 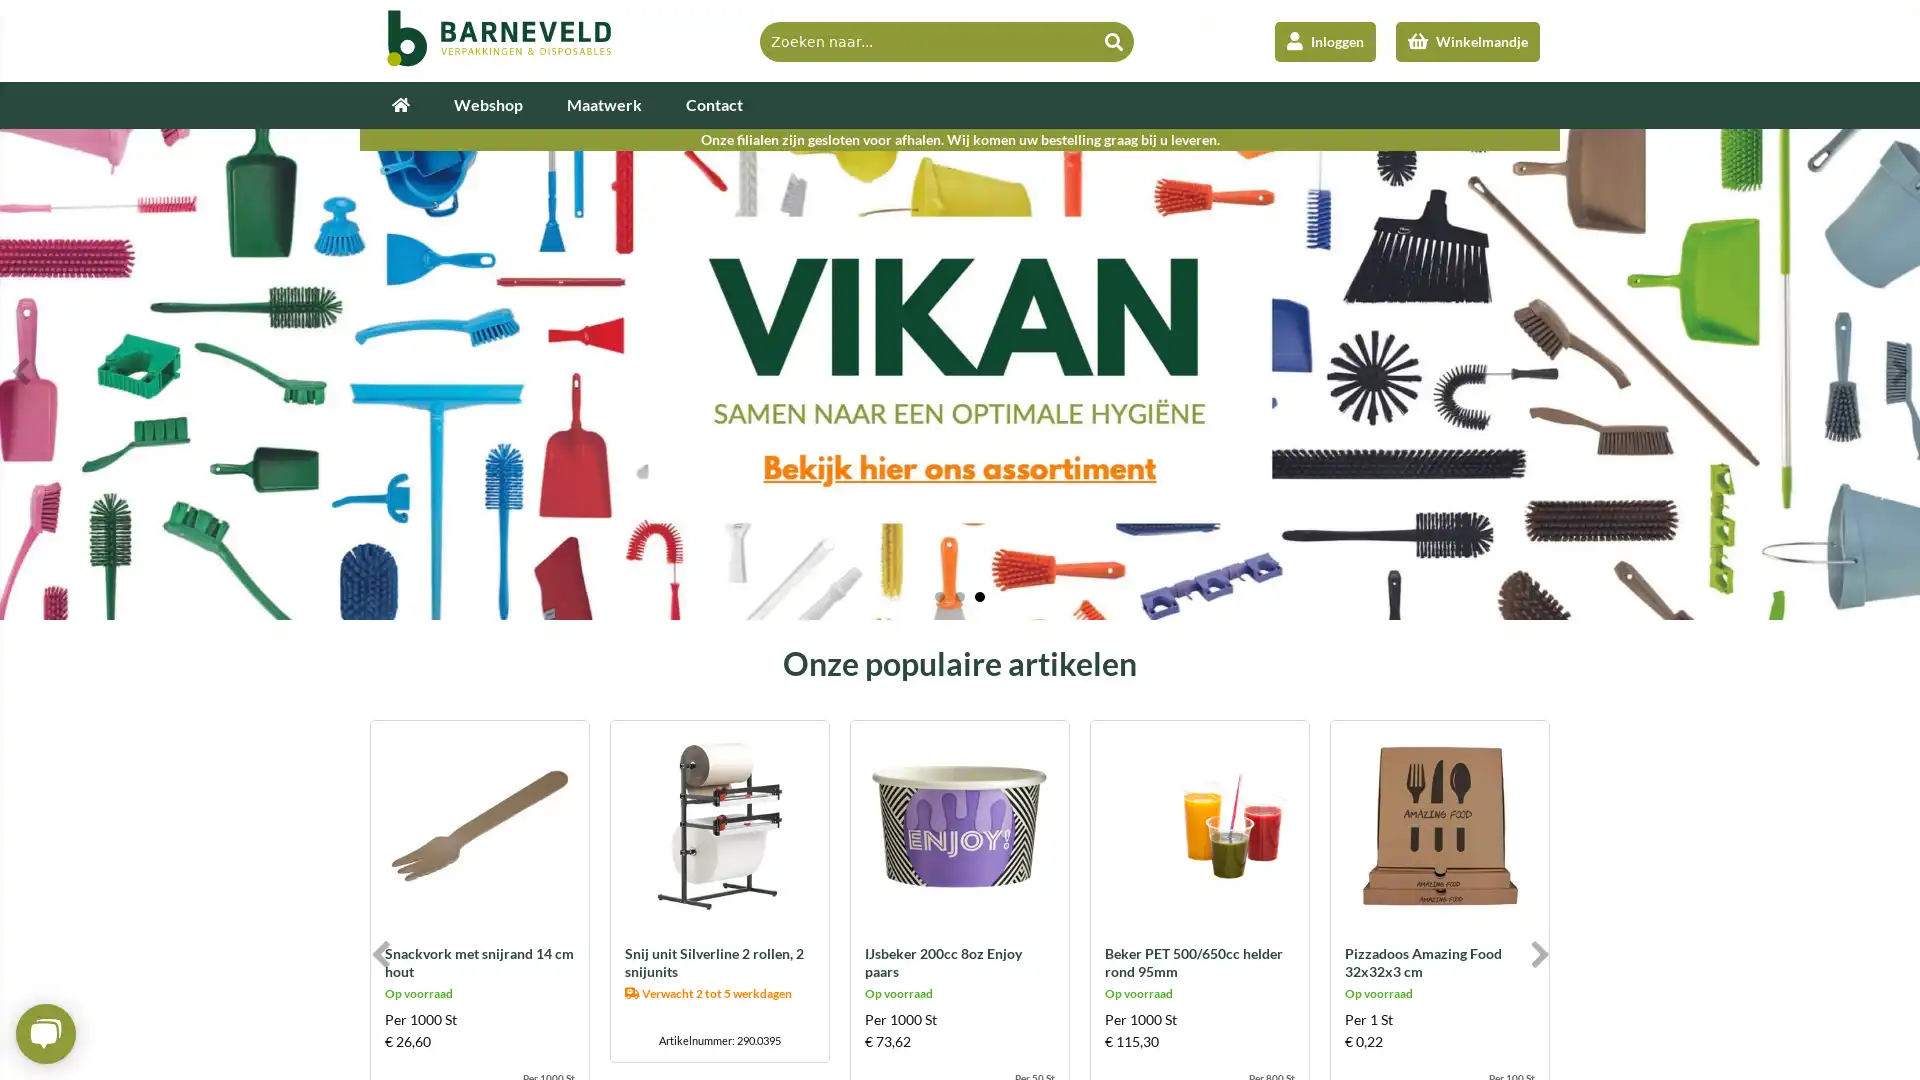 I want to click on 2, so click(x=960, y=596).